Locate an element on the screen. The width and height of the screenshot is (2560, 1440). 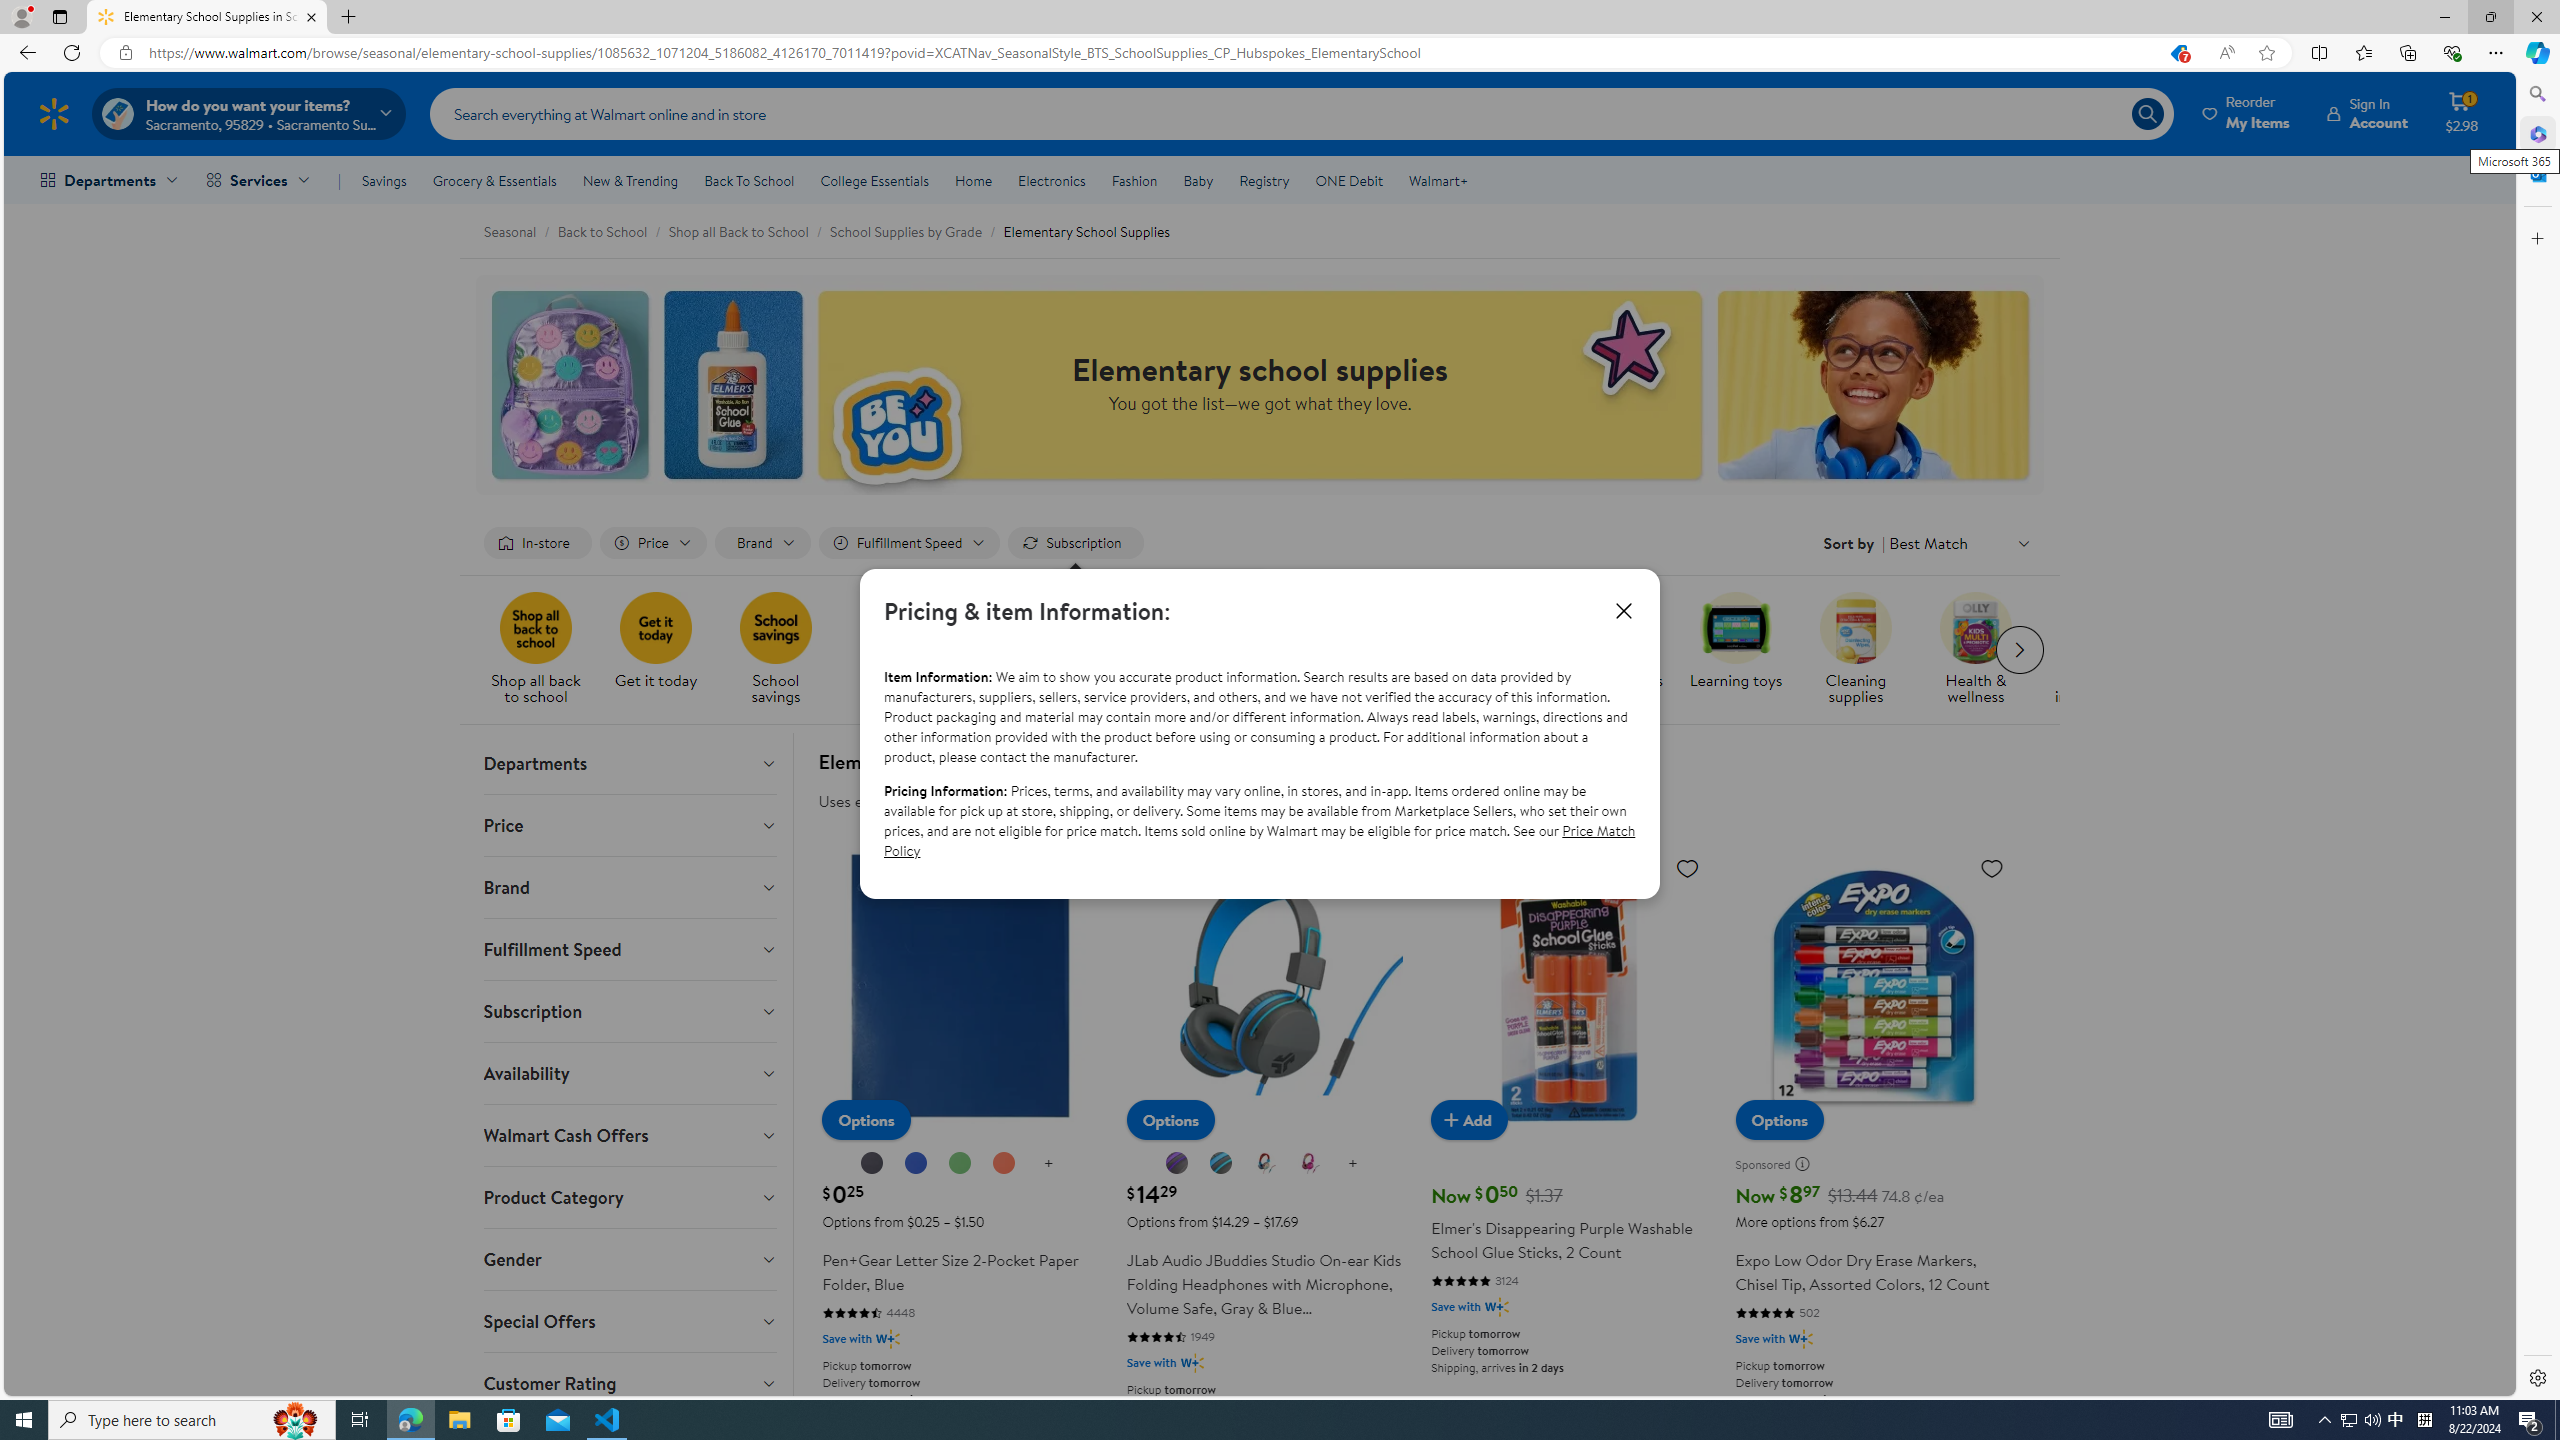
'Close dialog' is located at coordinates (1623, 609).